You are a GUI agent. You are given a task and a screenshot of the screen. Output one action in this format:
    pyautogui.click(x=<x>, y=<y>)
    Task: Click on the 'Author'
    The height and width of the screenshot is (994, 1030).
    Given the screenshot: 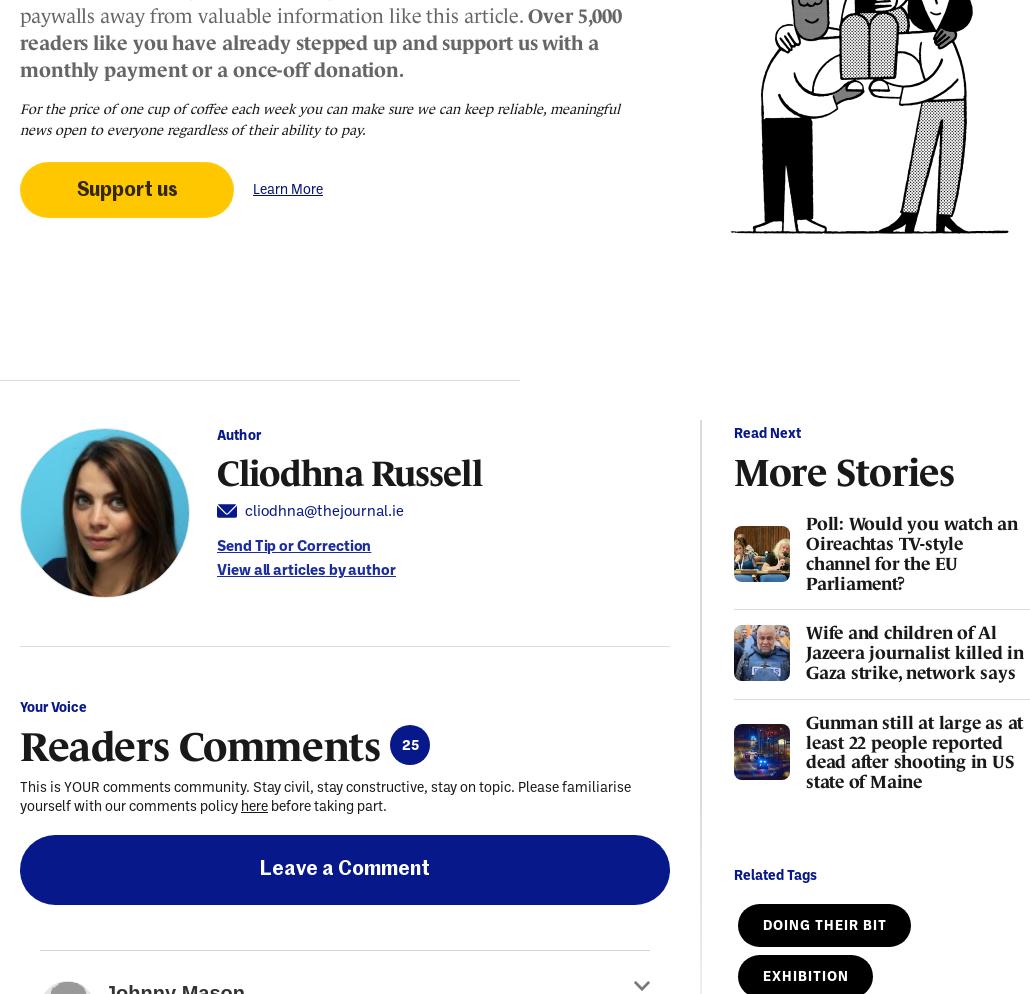 What is the action you would take?
    pyautogui.click(x=238, y=433)
    